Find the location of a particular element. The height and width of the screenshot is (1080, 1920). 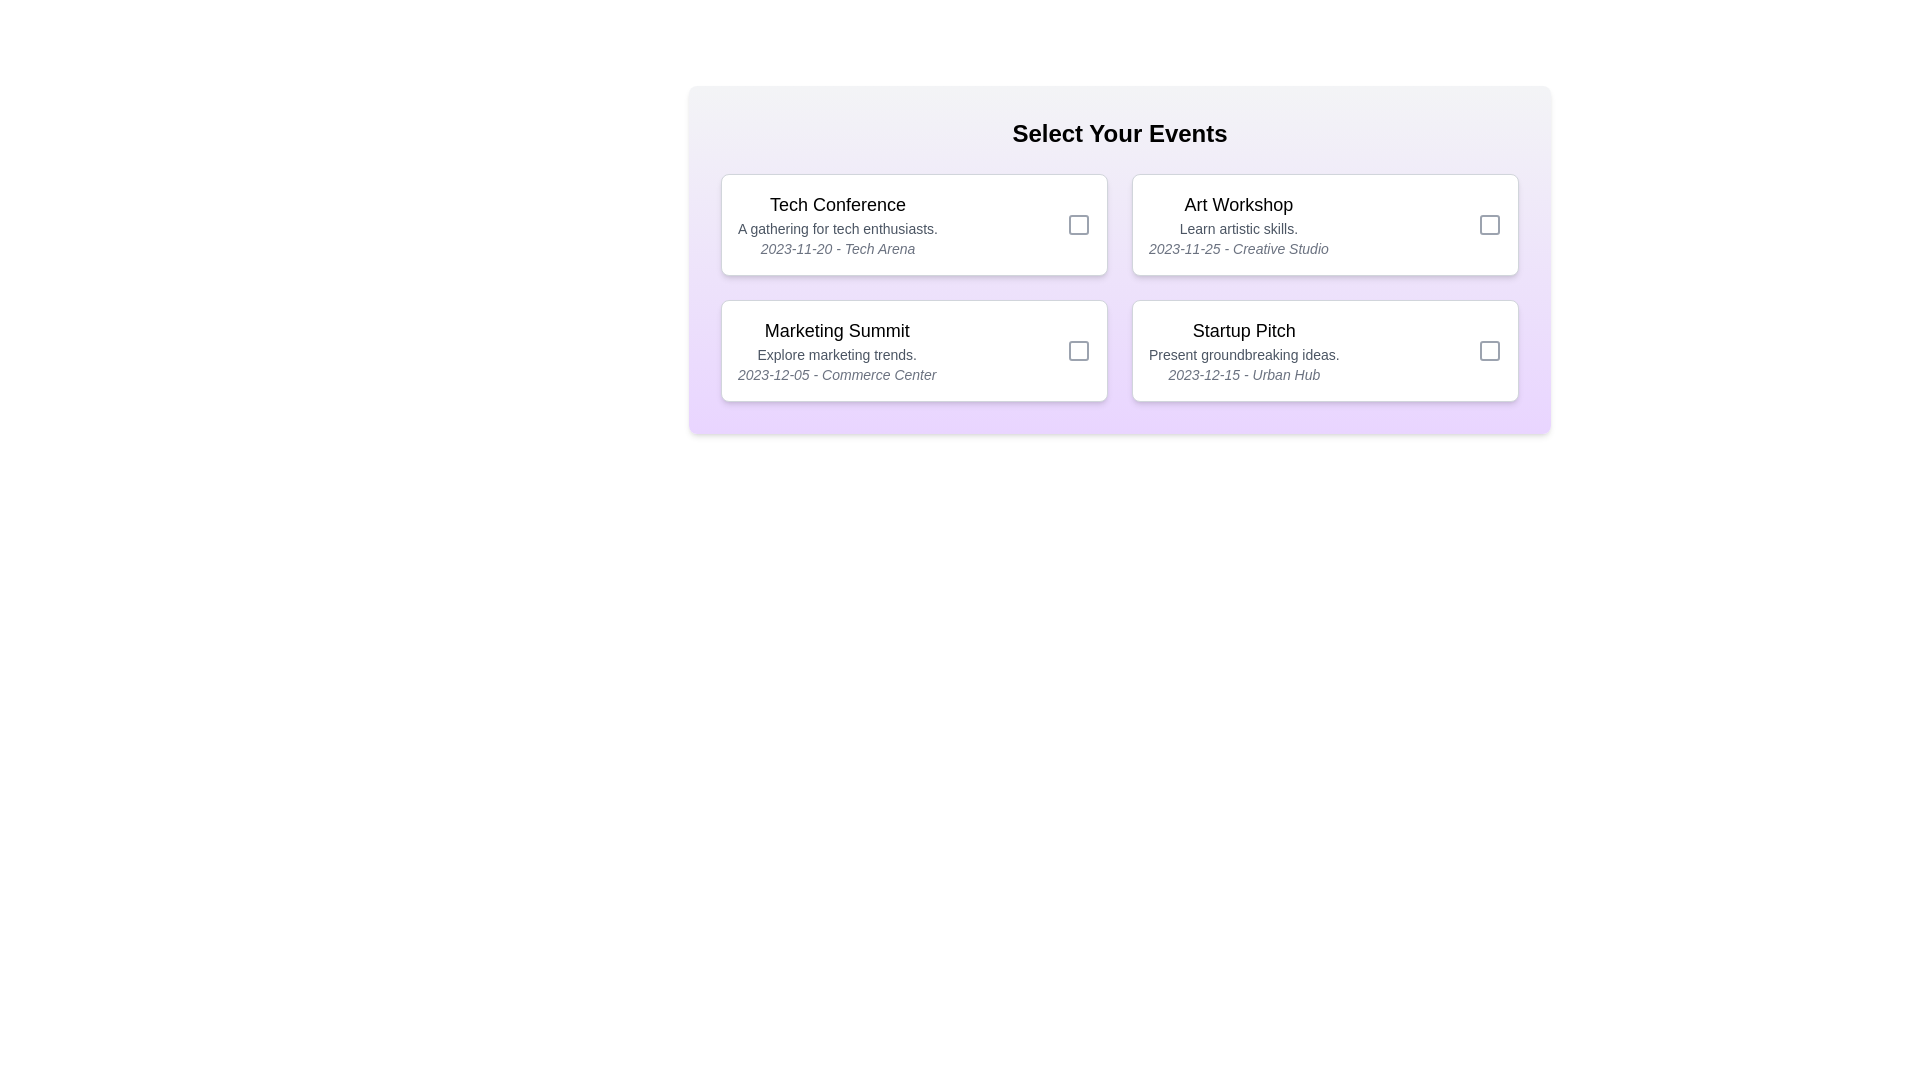

the card corresponding to Startup Pitch is located at coordinates (1325, 350).